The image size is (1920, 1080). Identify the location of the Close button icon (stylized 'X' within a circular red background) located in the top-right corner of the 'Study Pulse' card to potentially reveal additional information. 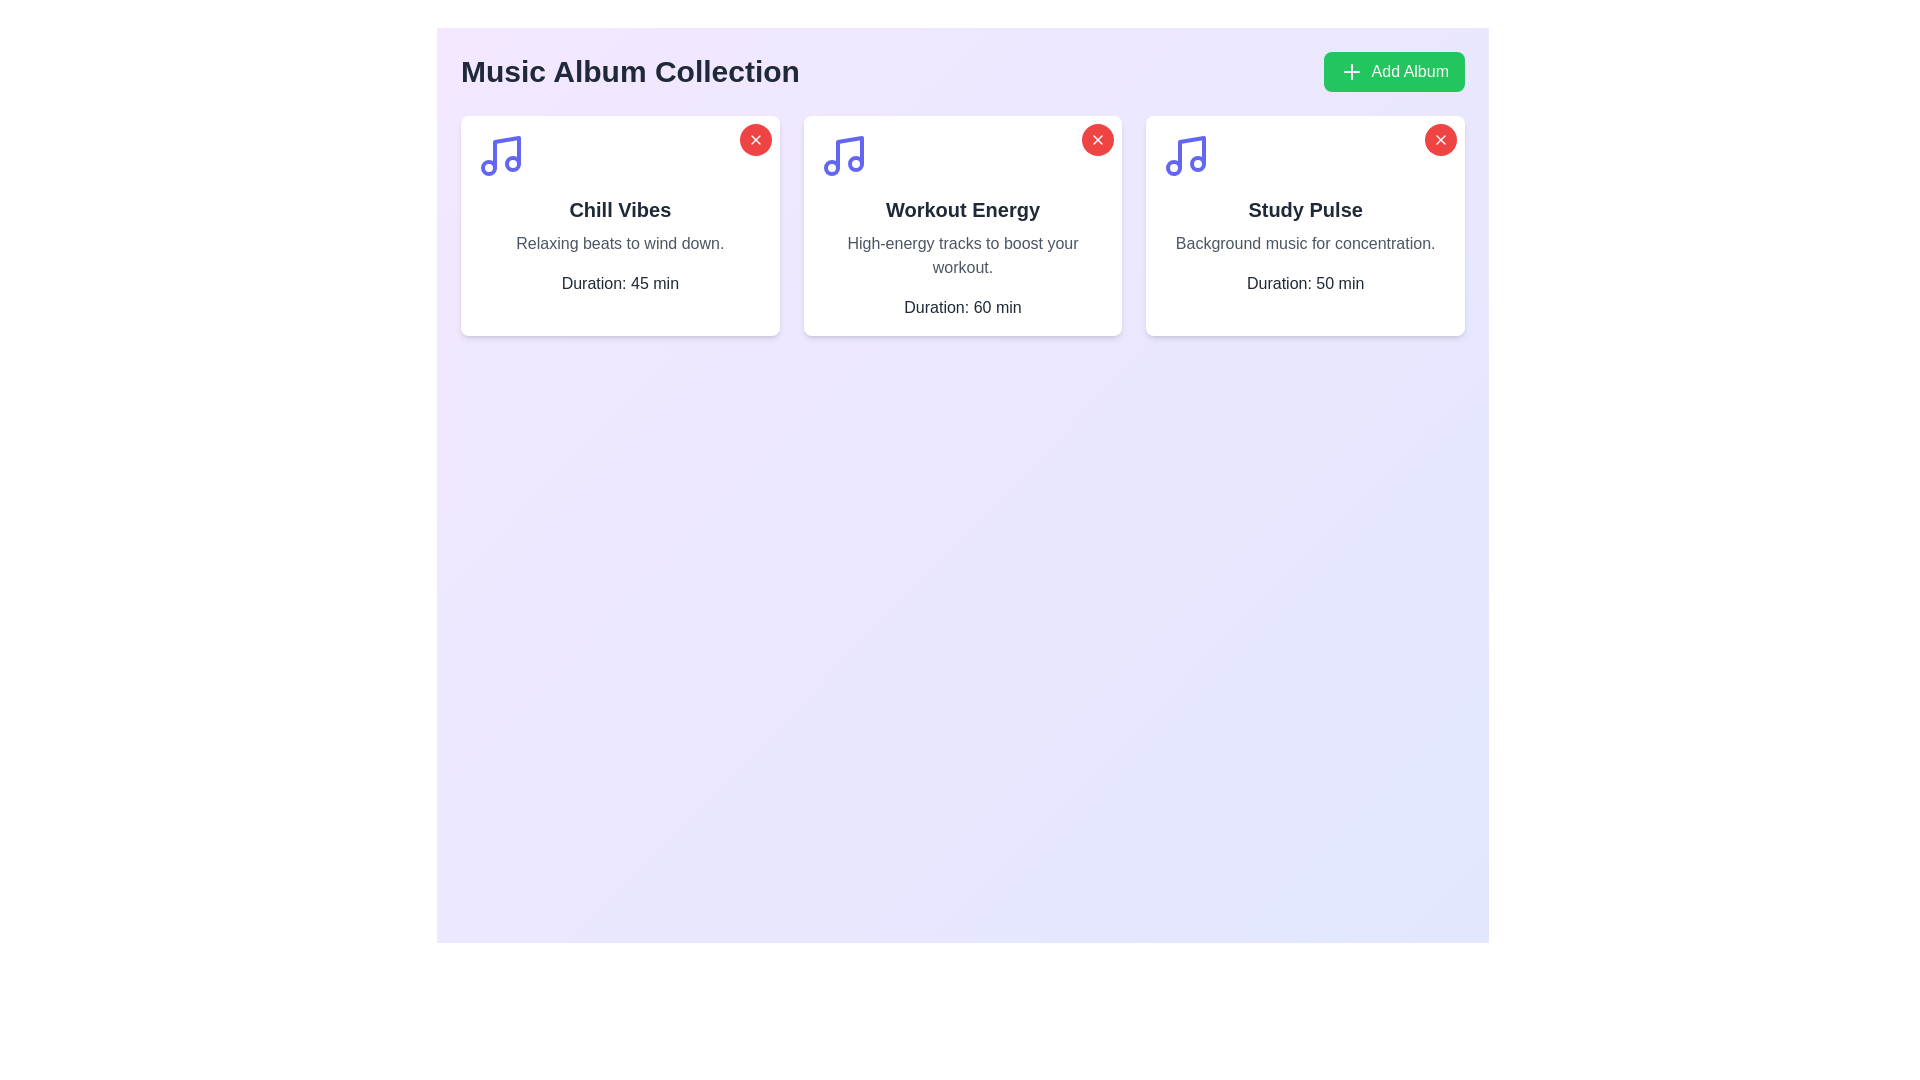
(1097, 138).